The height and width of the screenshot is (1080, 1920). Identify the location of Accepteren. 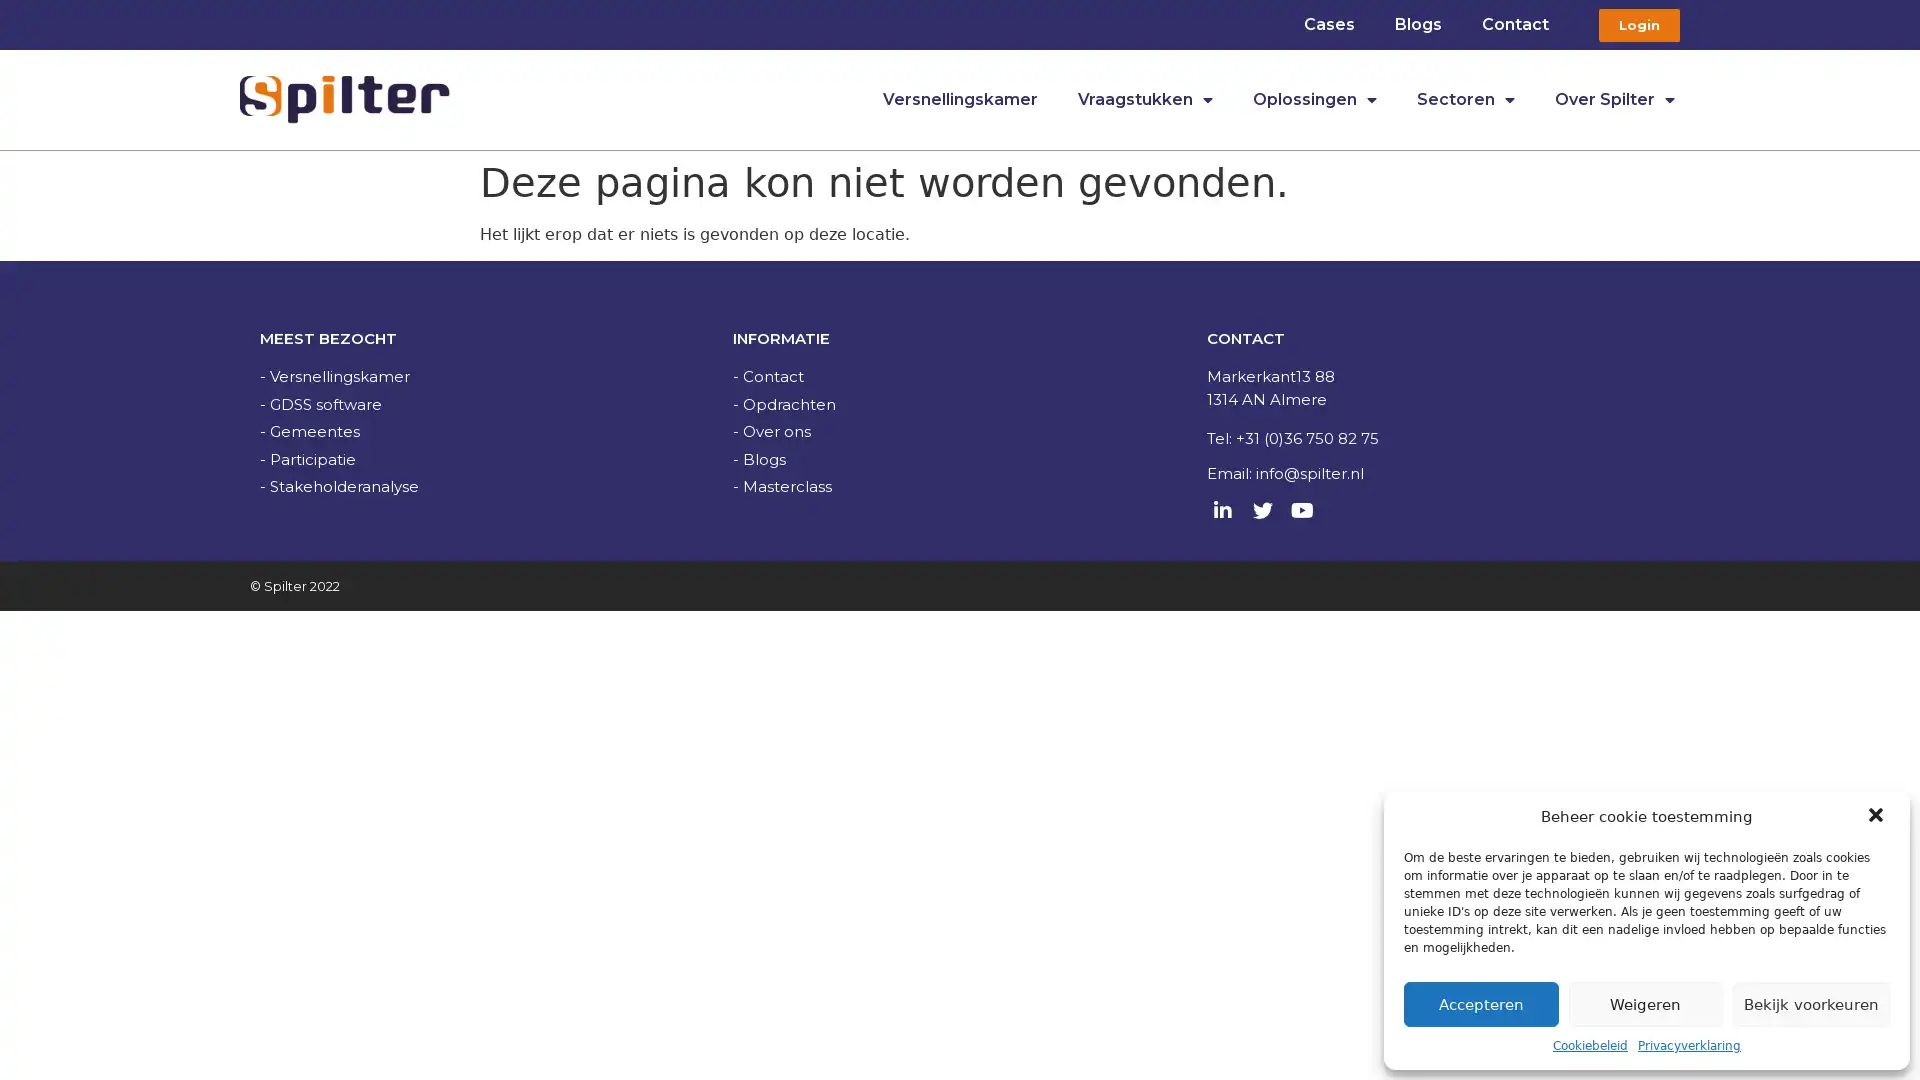
(1481, 1004).